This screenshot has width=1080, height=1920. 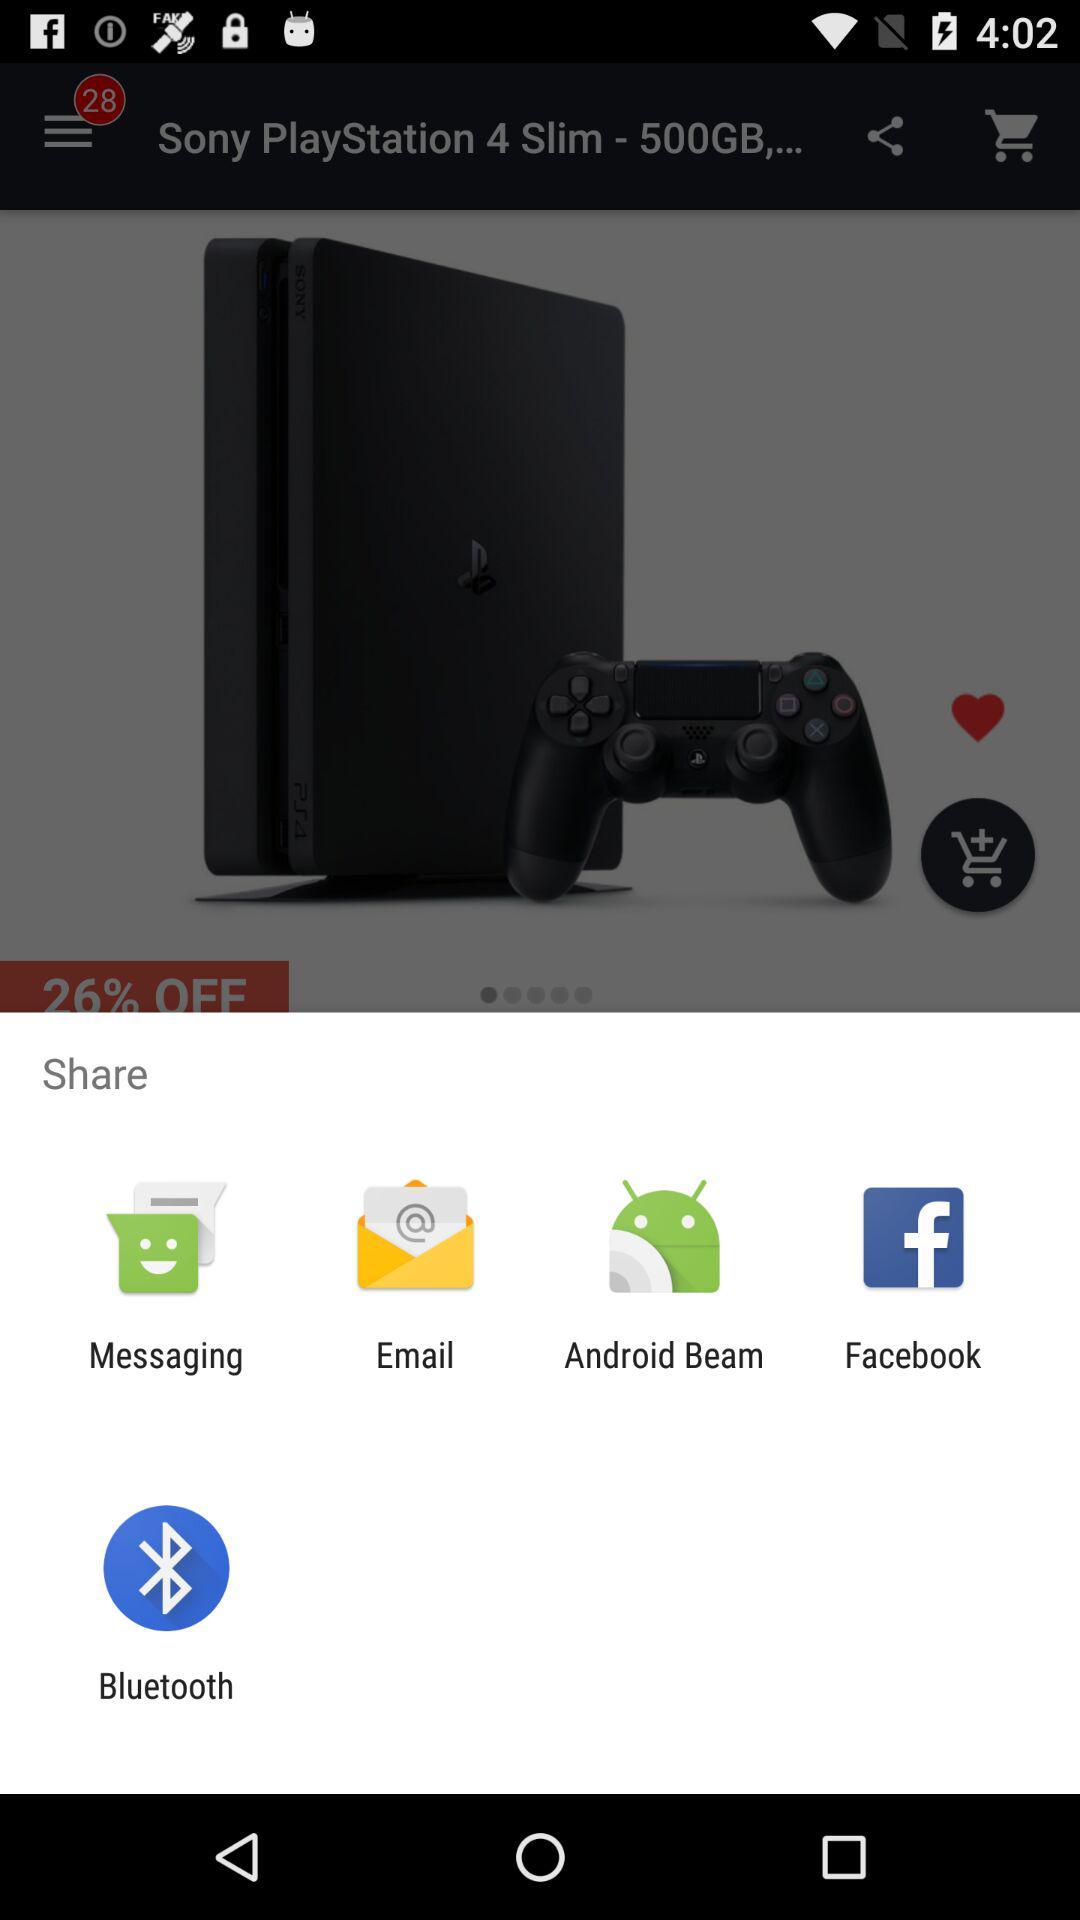 I want to click on icon next to facebook item, so click(x=664, y=1374).